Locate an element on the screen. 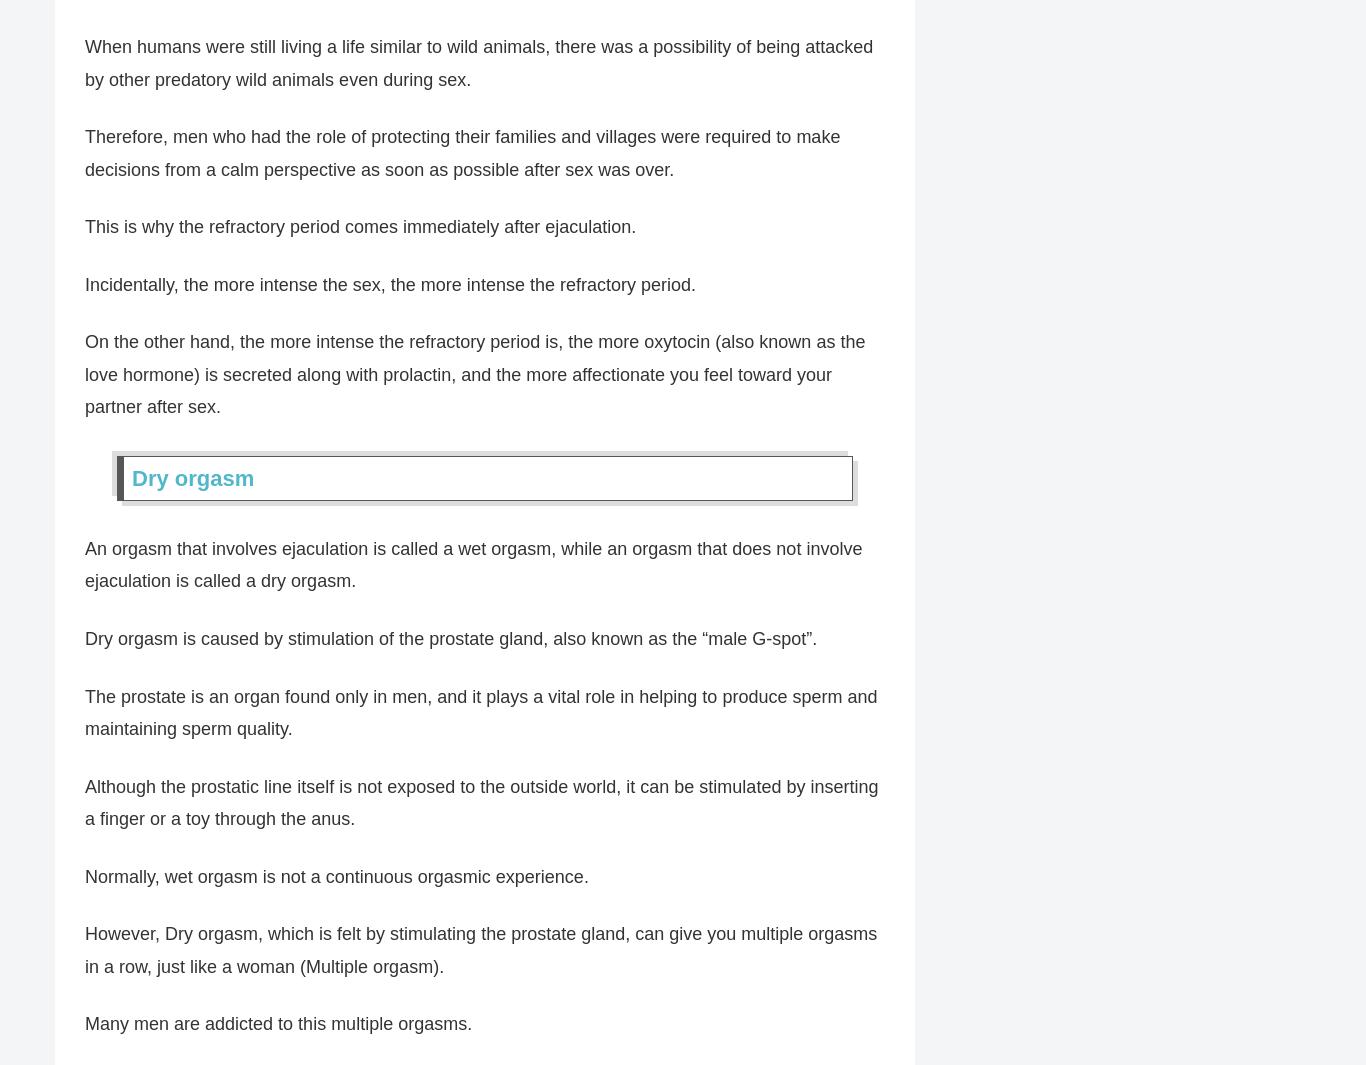  'Normally, wet orgasm is not a continuous orgasmic experience.' is located at coordinates (336, 875).